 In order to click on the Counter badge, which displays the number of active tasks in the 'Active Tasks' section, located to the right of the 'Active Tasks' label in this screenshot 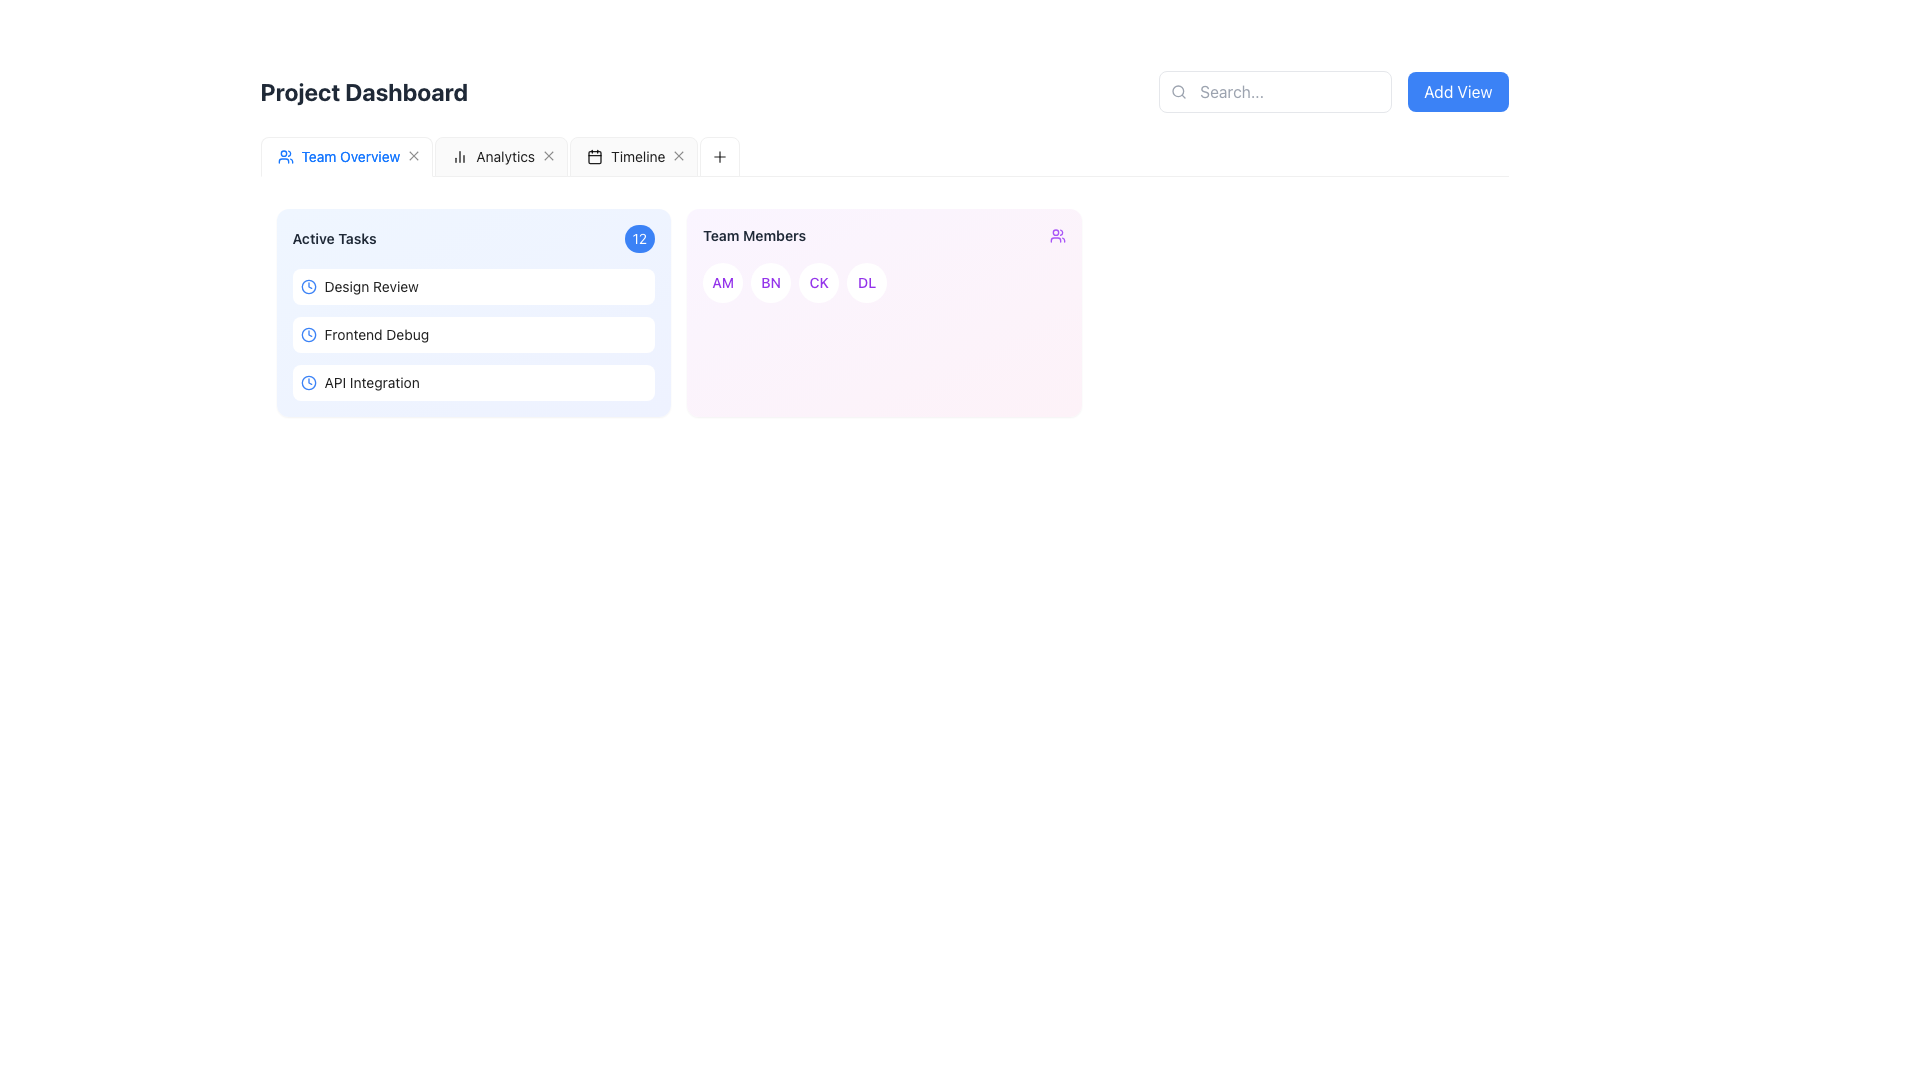, I will do `click(638, 238)`.